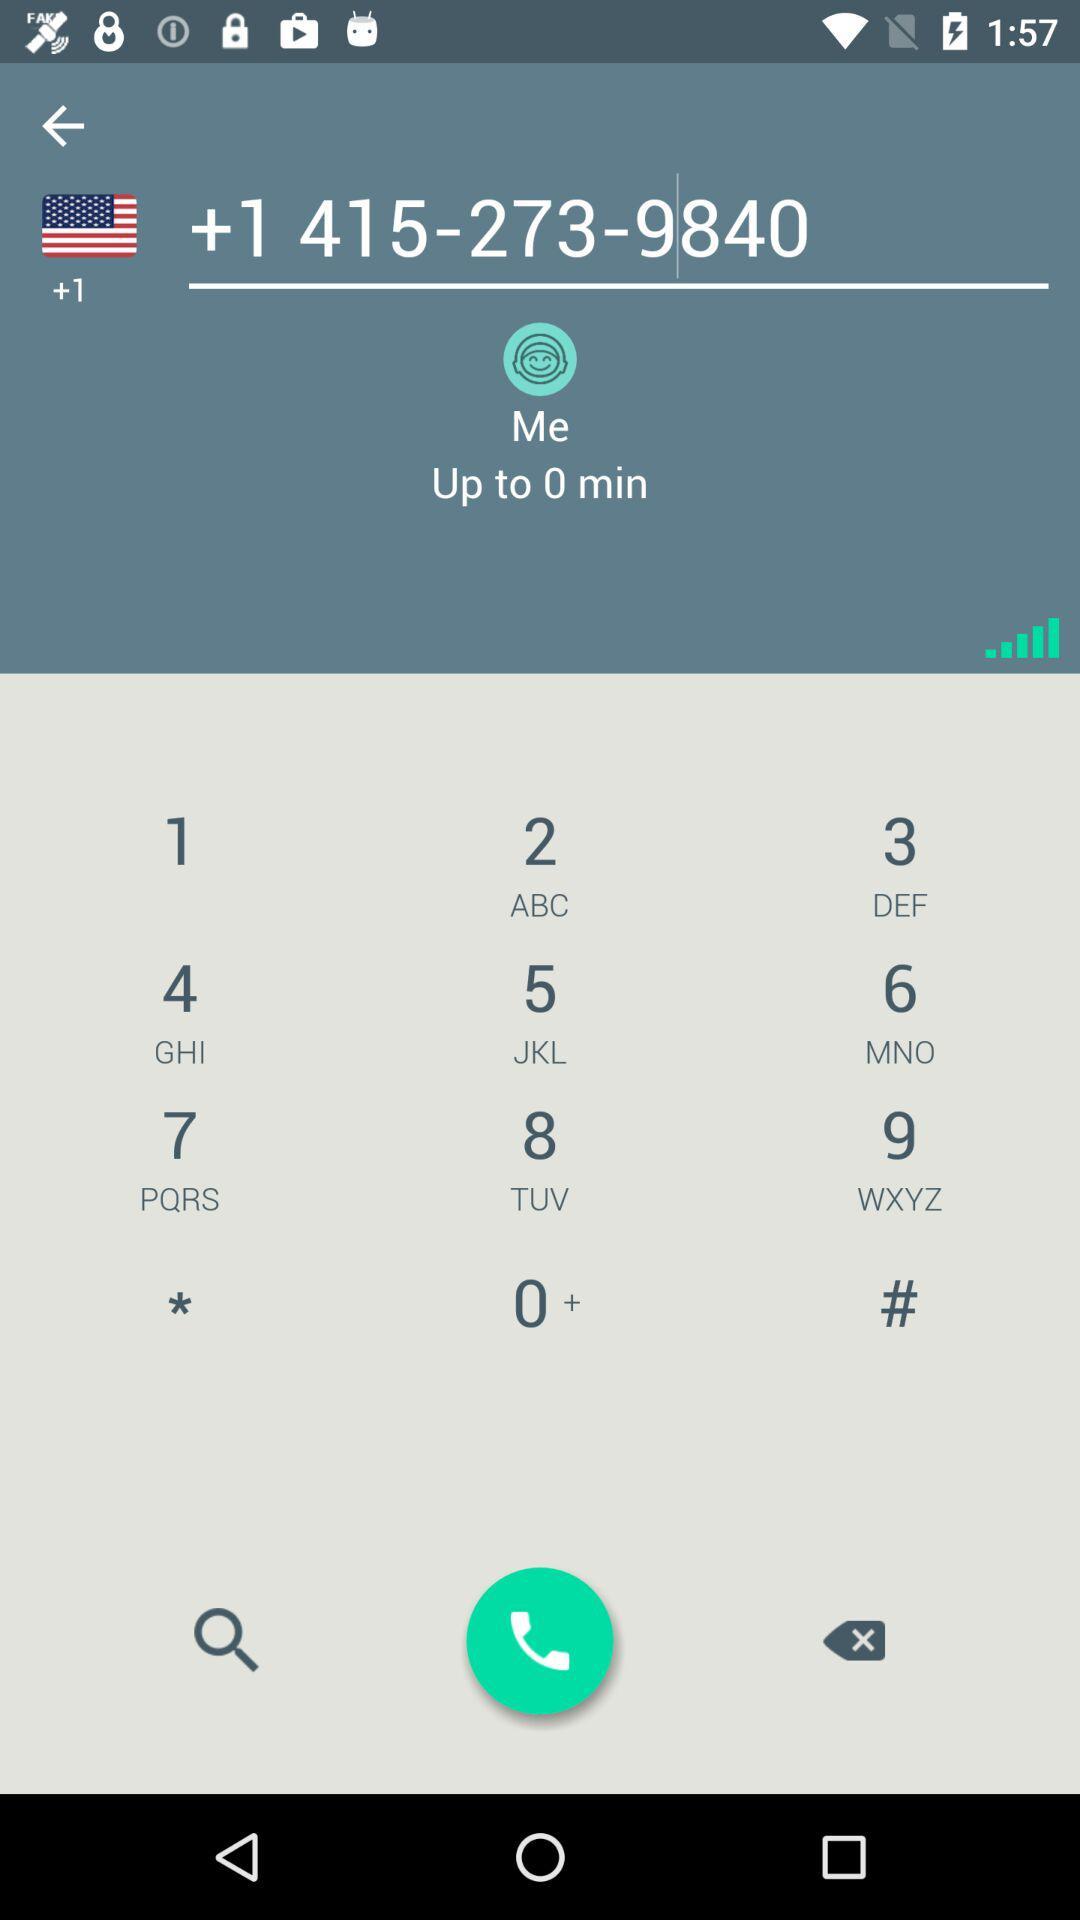  What do you see at coordinates (61, 124) in the screenshot?
I see `back arrow button` at bounding box center [61, 124].